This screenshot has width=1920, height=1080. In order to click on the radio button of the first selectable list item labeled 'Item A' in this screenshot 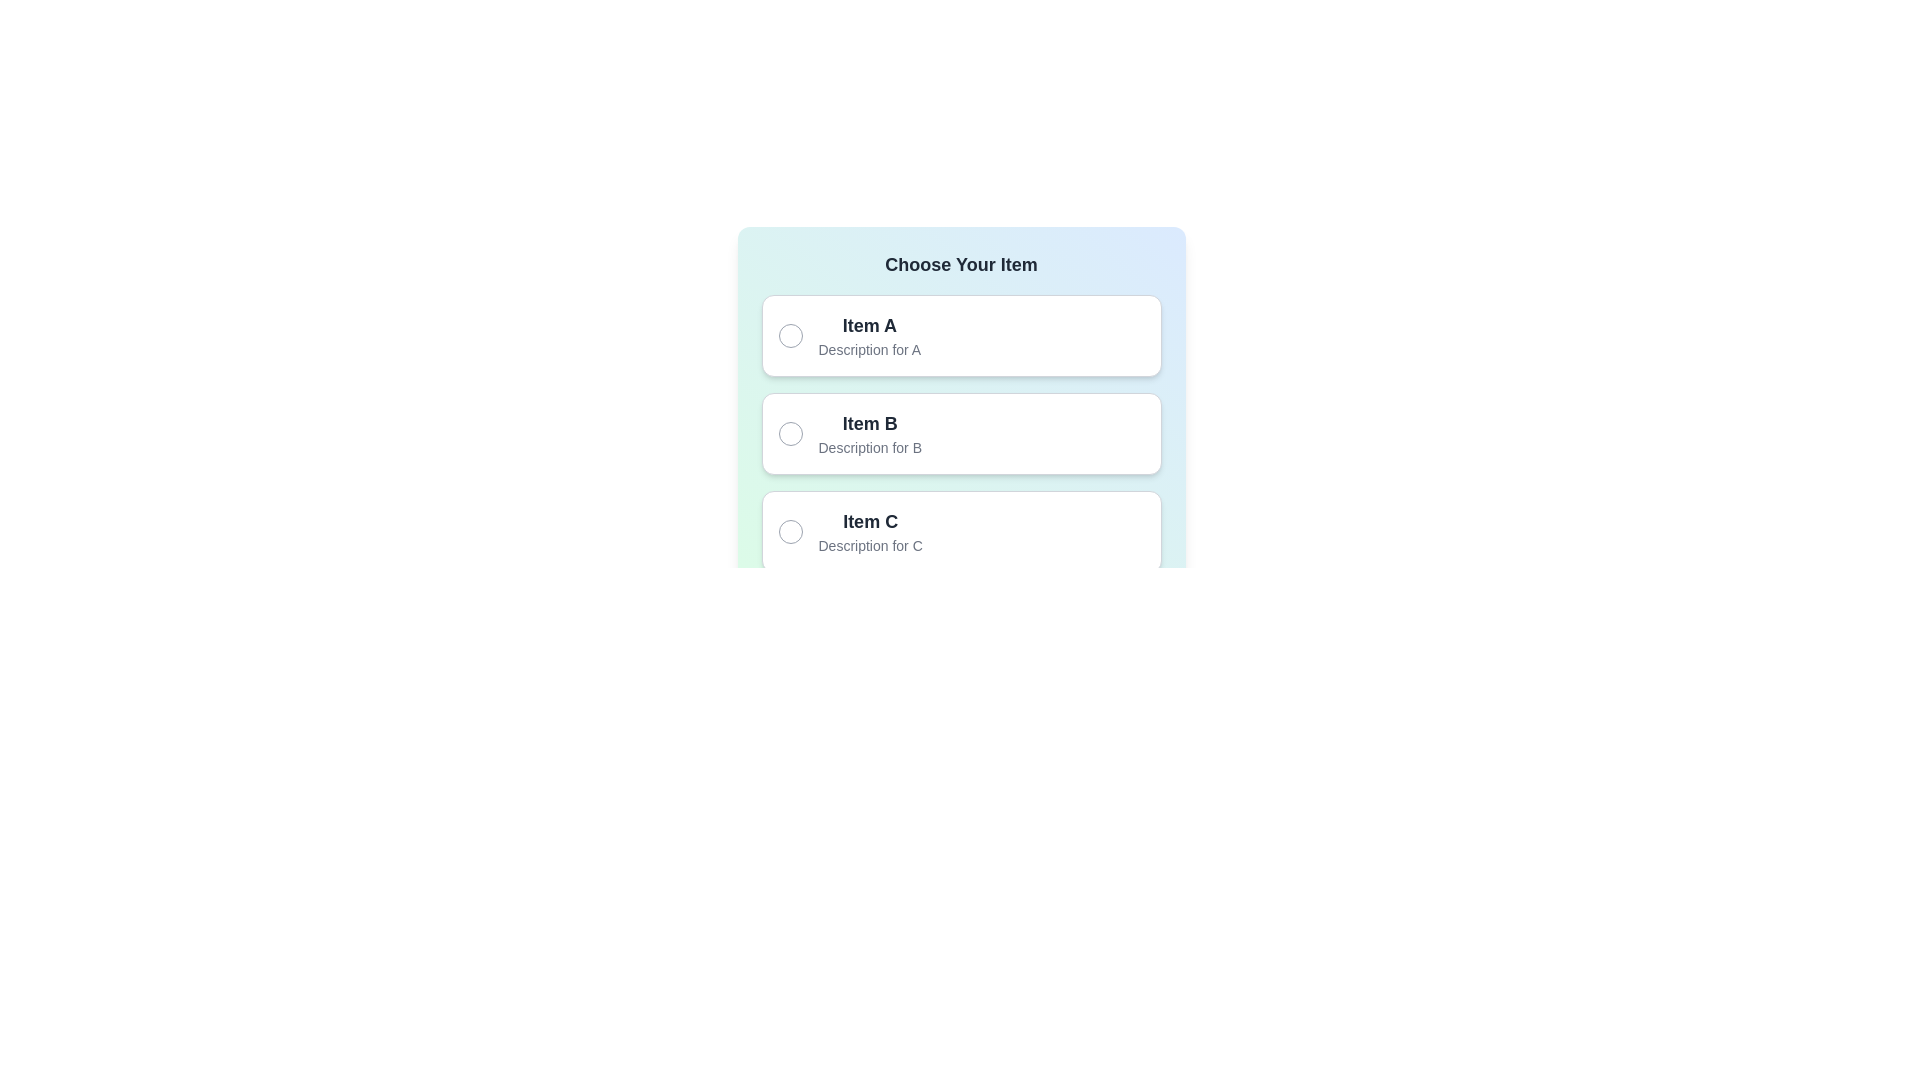, I will do `click(961, 334)`.